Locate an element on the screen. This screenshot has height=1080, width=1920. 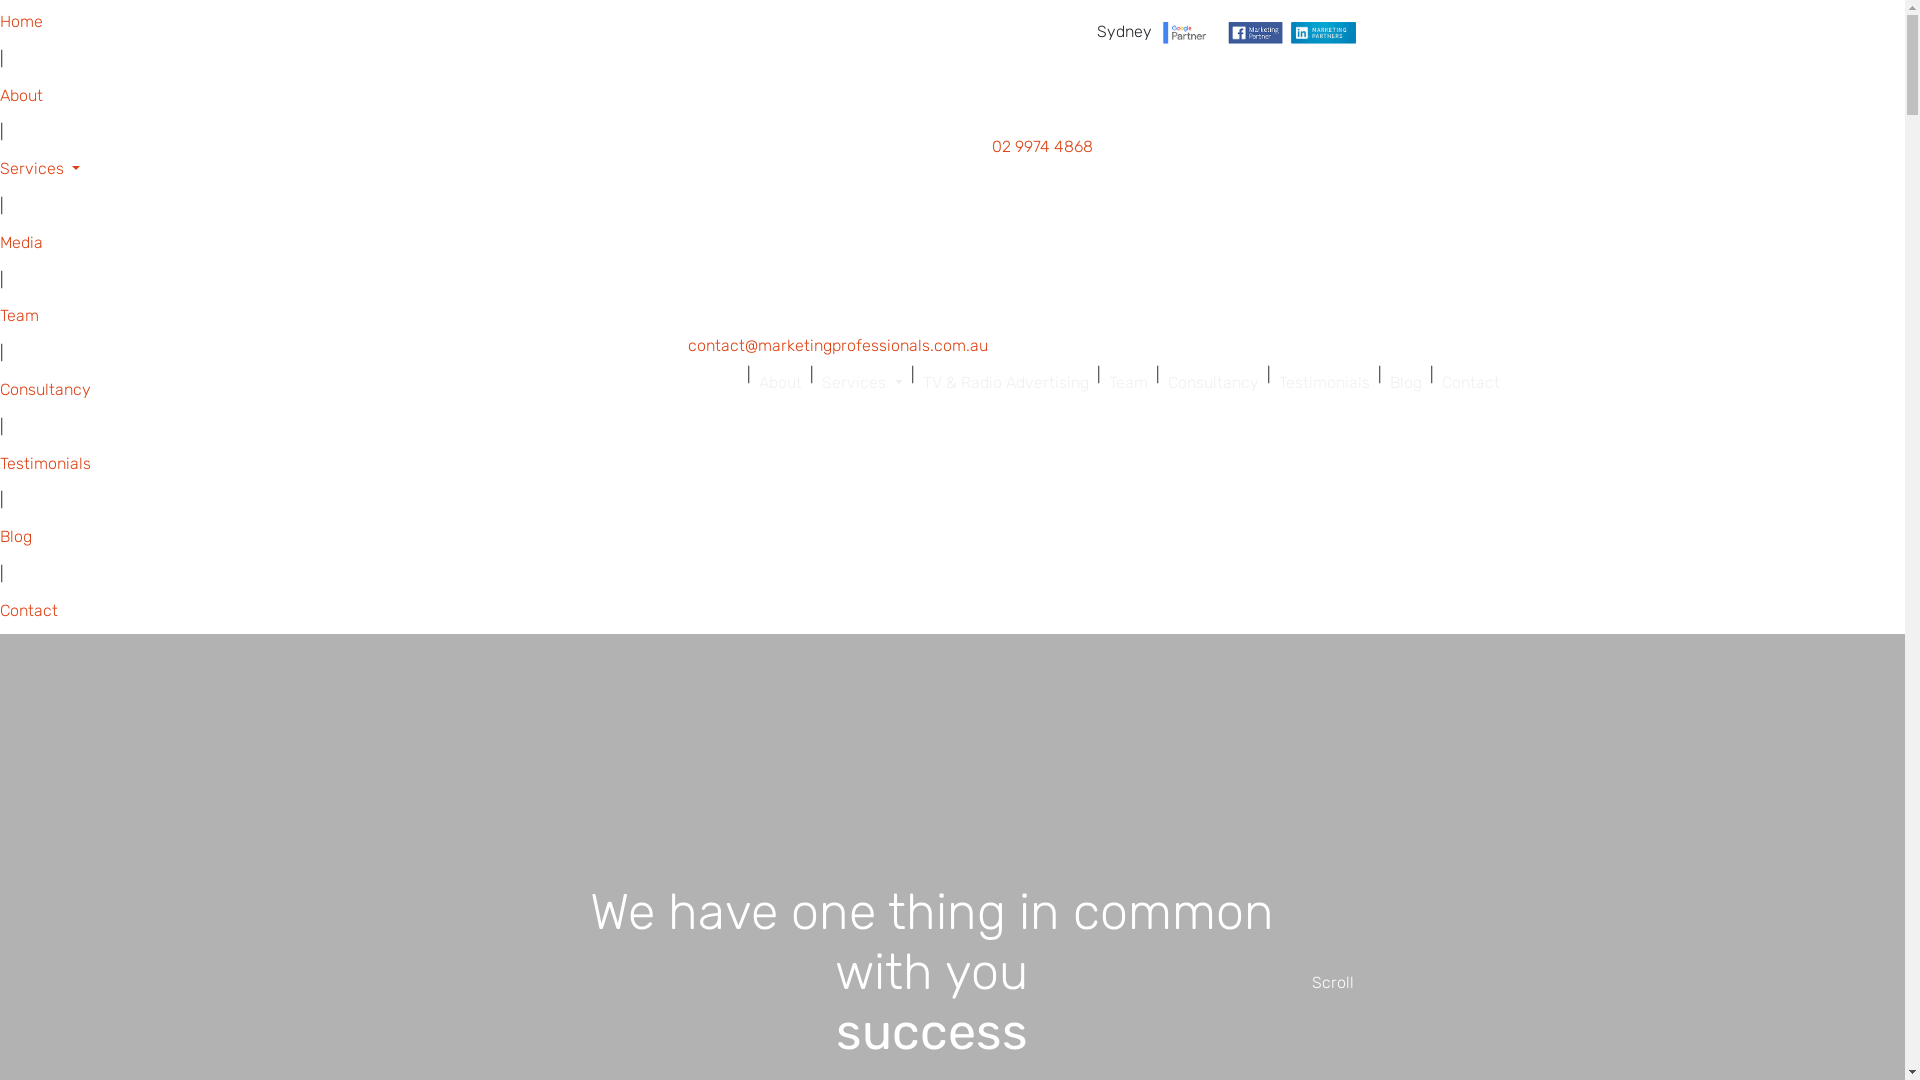
'TV & Radio Advertising' is located at coordinates (912, 383).